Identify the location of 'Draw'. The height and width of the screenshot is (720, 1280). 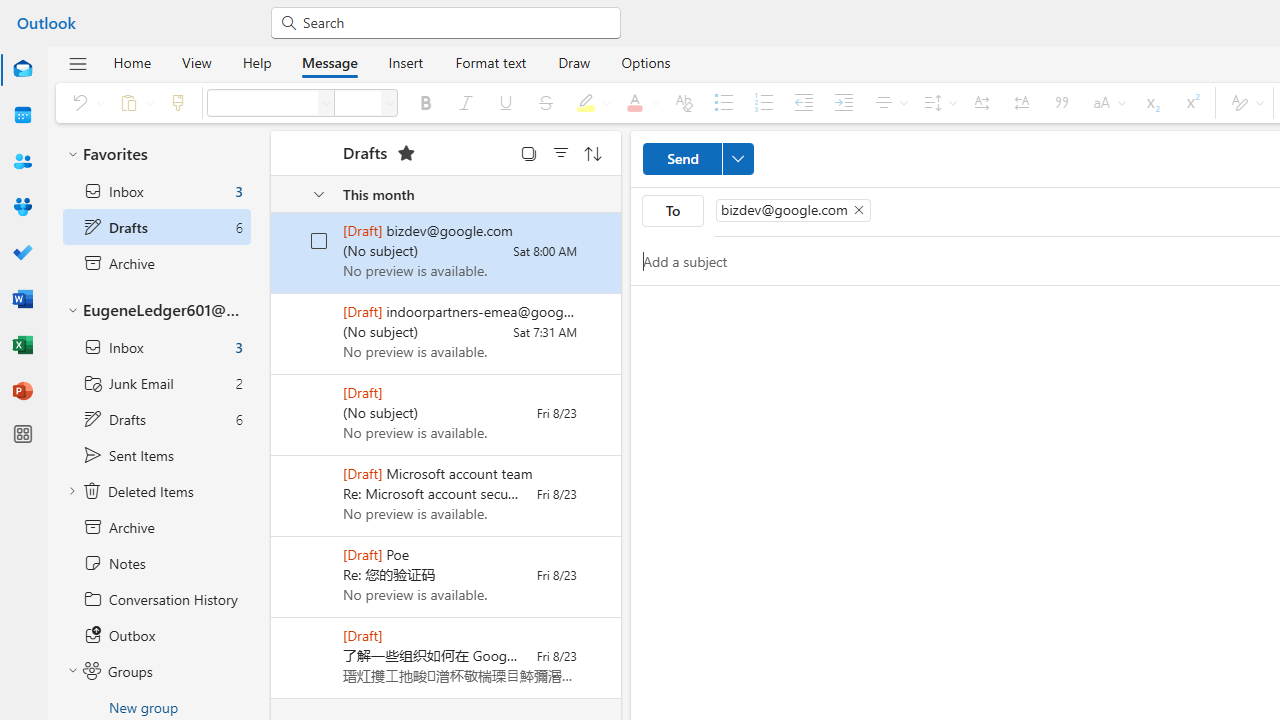
(573, 61).